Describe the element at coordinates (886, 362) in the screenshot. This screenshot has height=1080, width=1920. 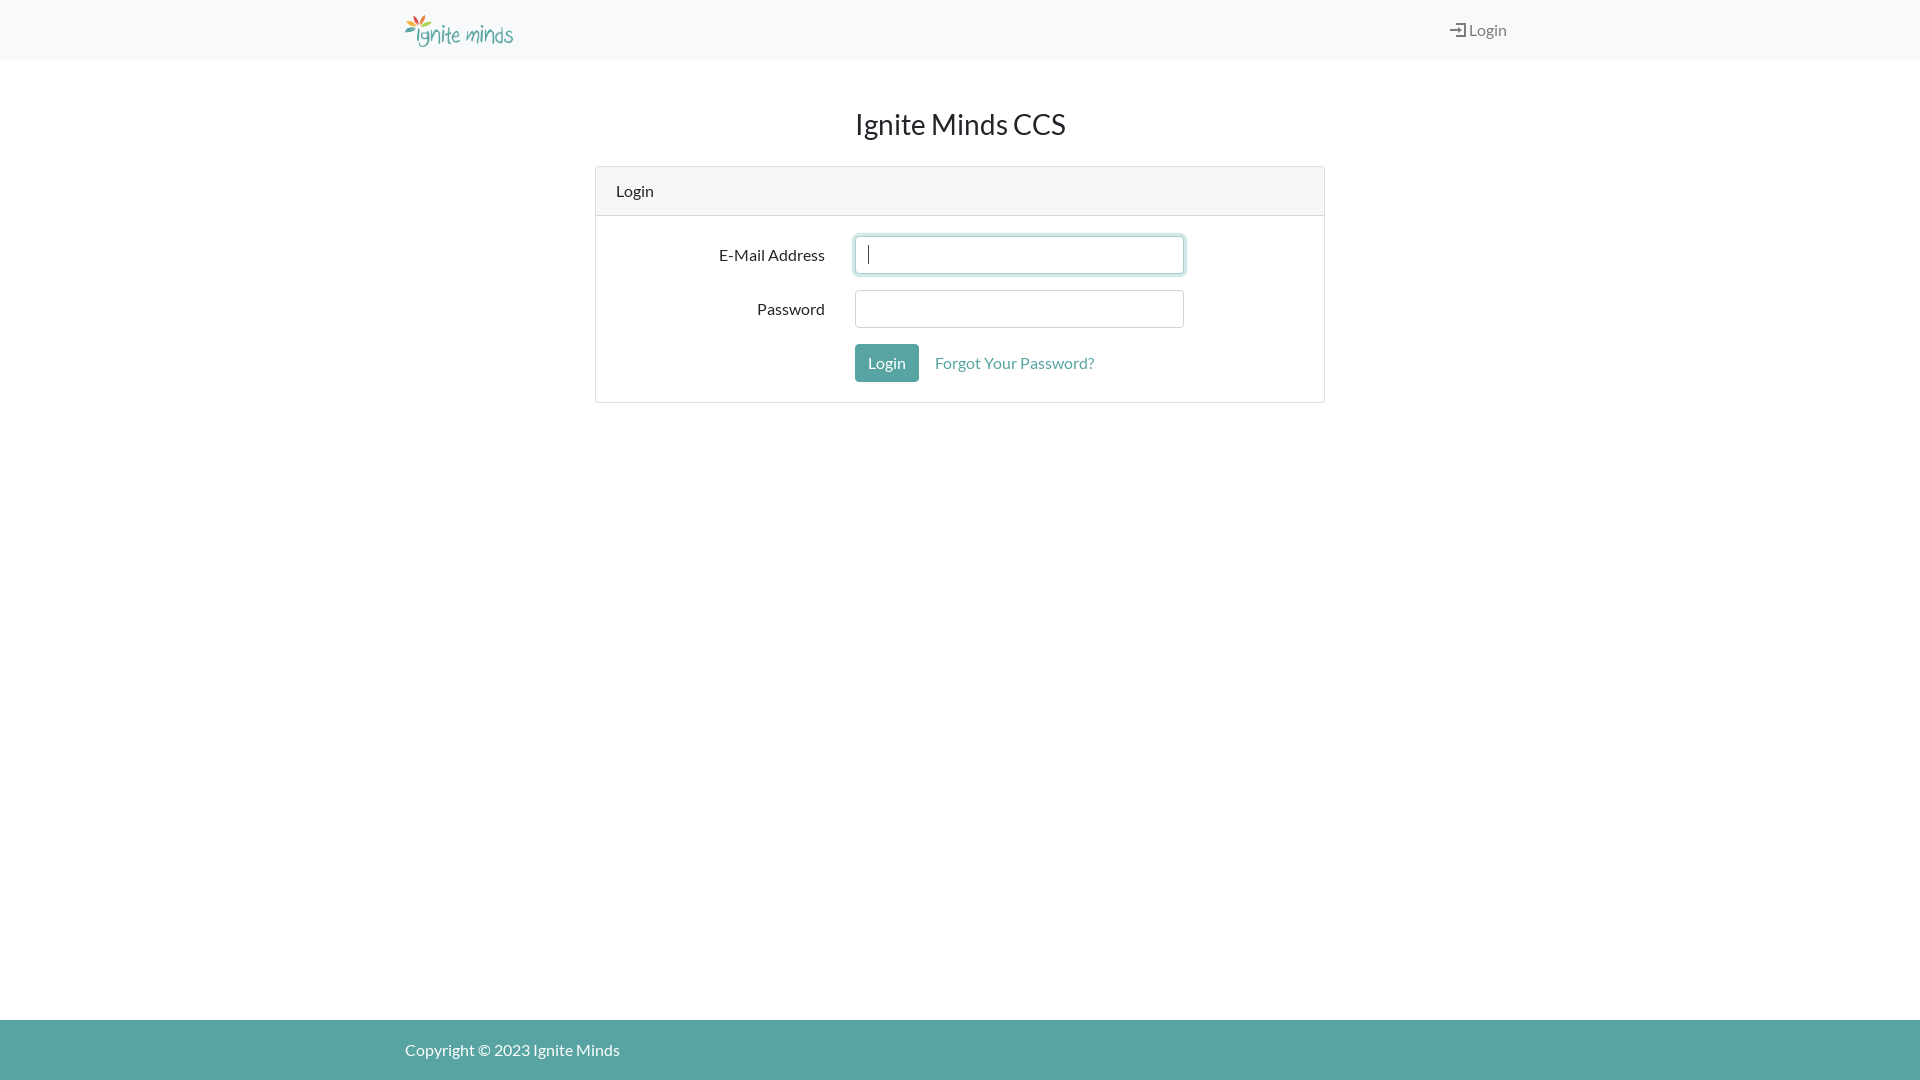
I see `'Login'` at that location.